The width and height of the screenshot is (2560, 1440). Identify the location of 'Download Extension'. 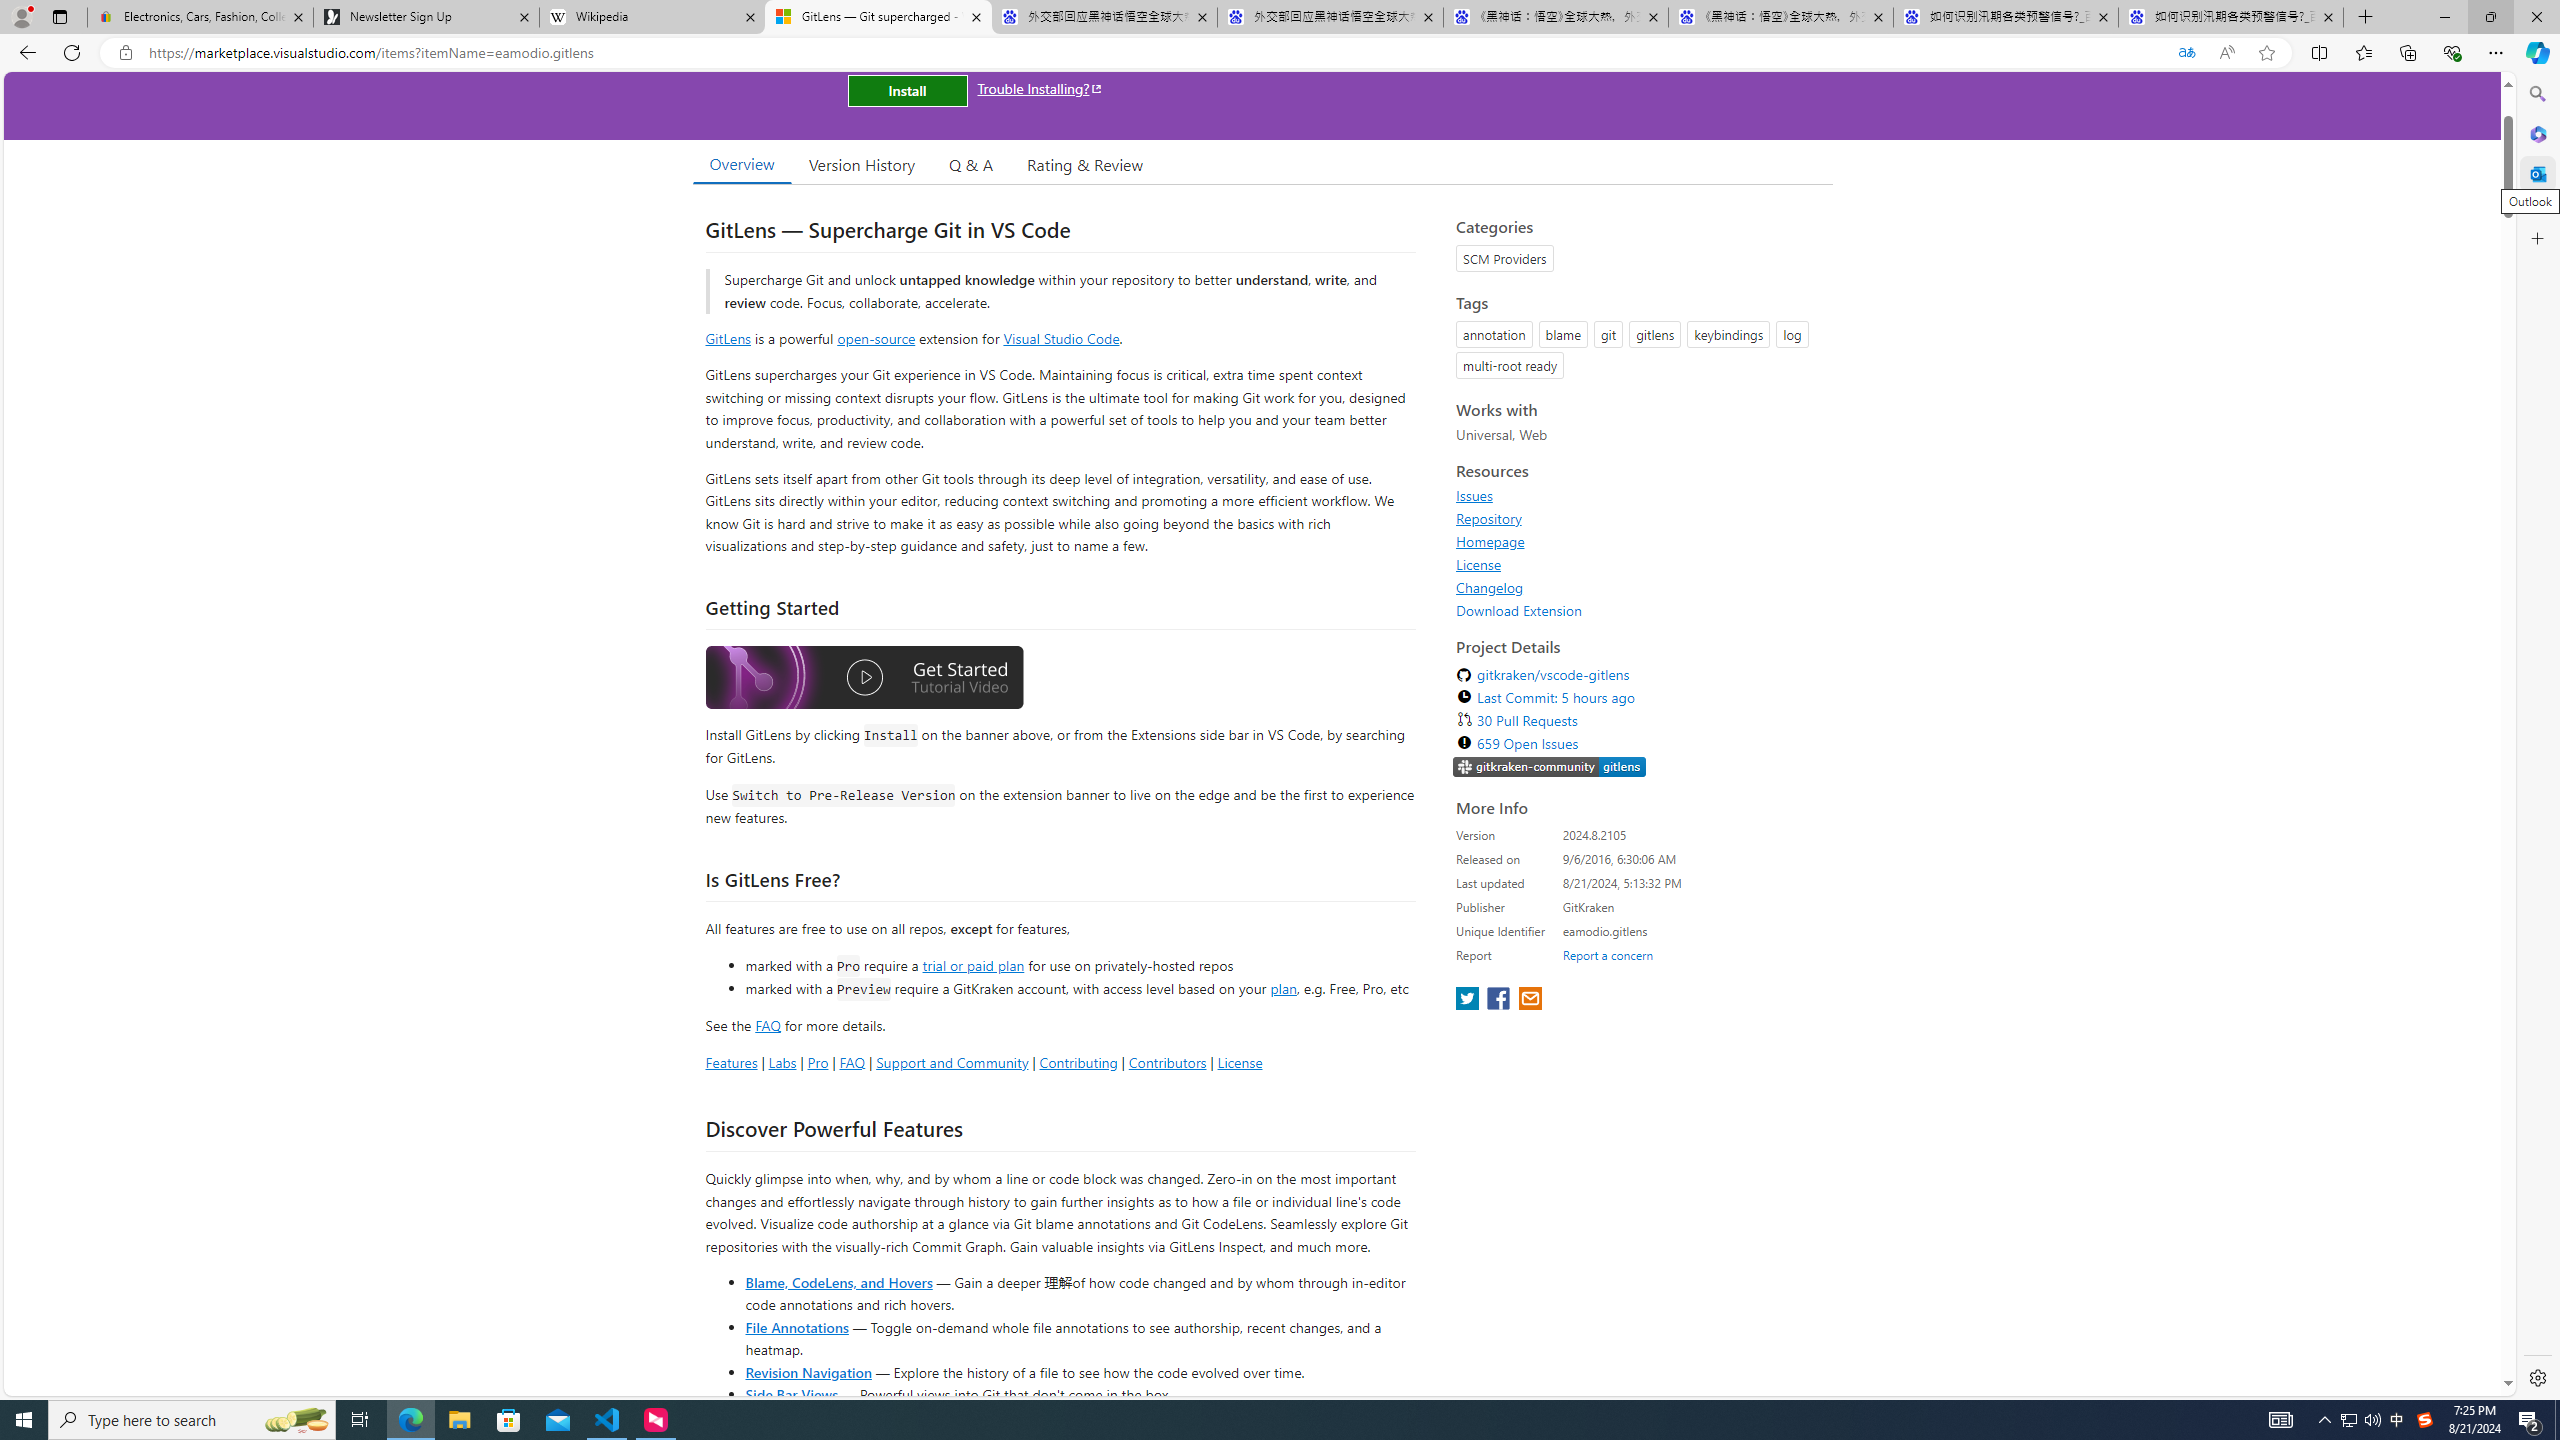
(1519, 609).